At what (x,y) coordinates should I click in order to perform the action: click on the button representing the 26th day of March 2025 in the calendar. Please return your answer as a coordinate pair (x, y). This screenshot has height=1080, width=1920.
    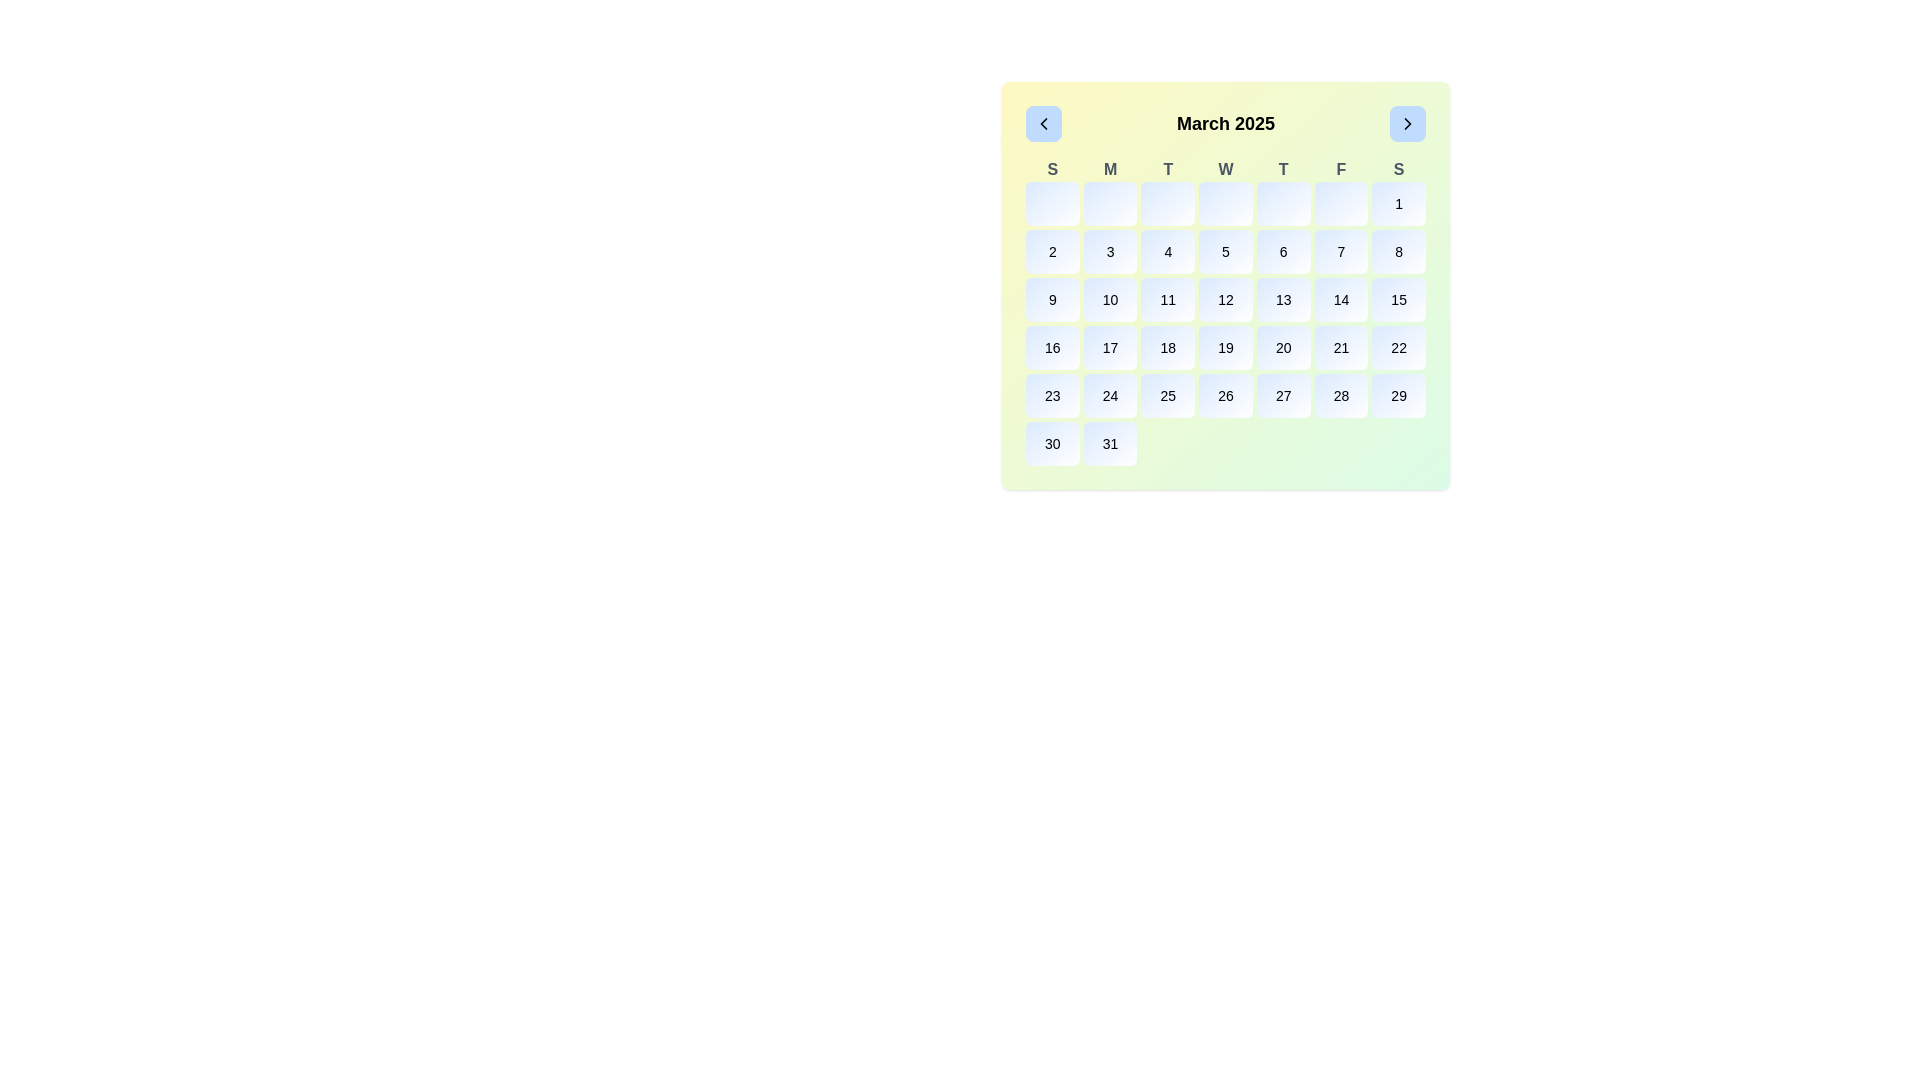
    Looking at the image, I should click on (1224, 396).